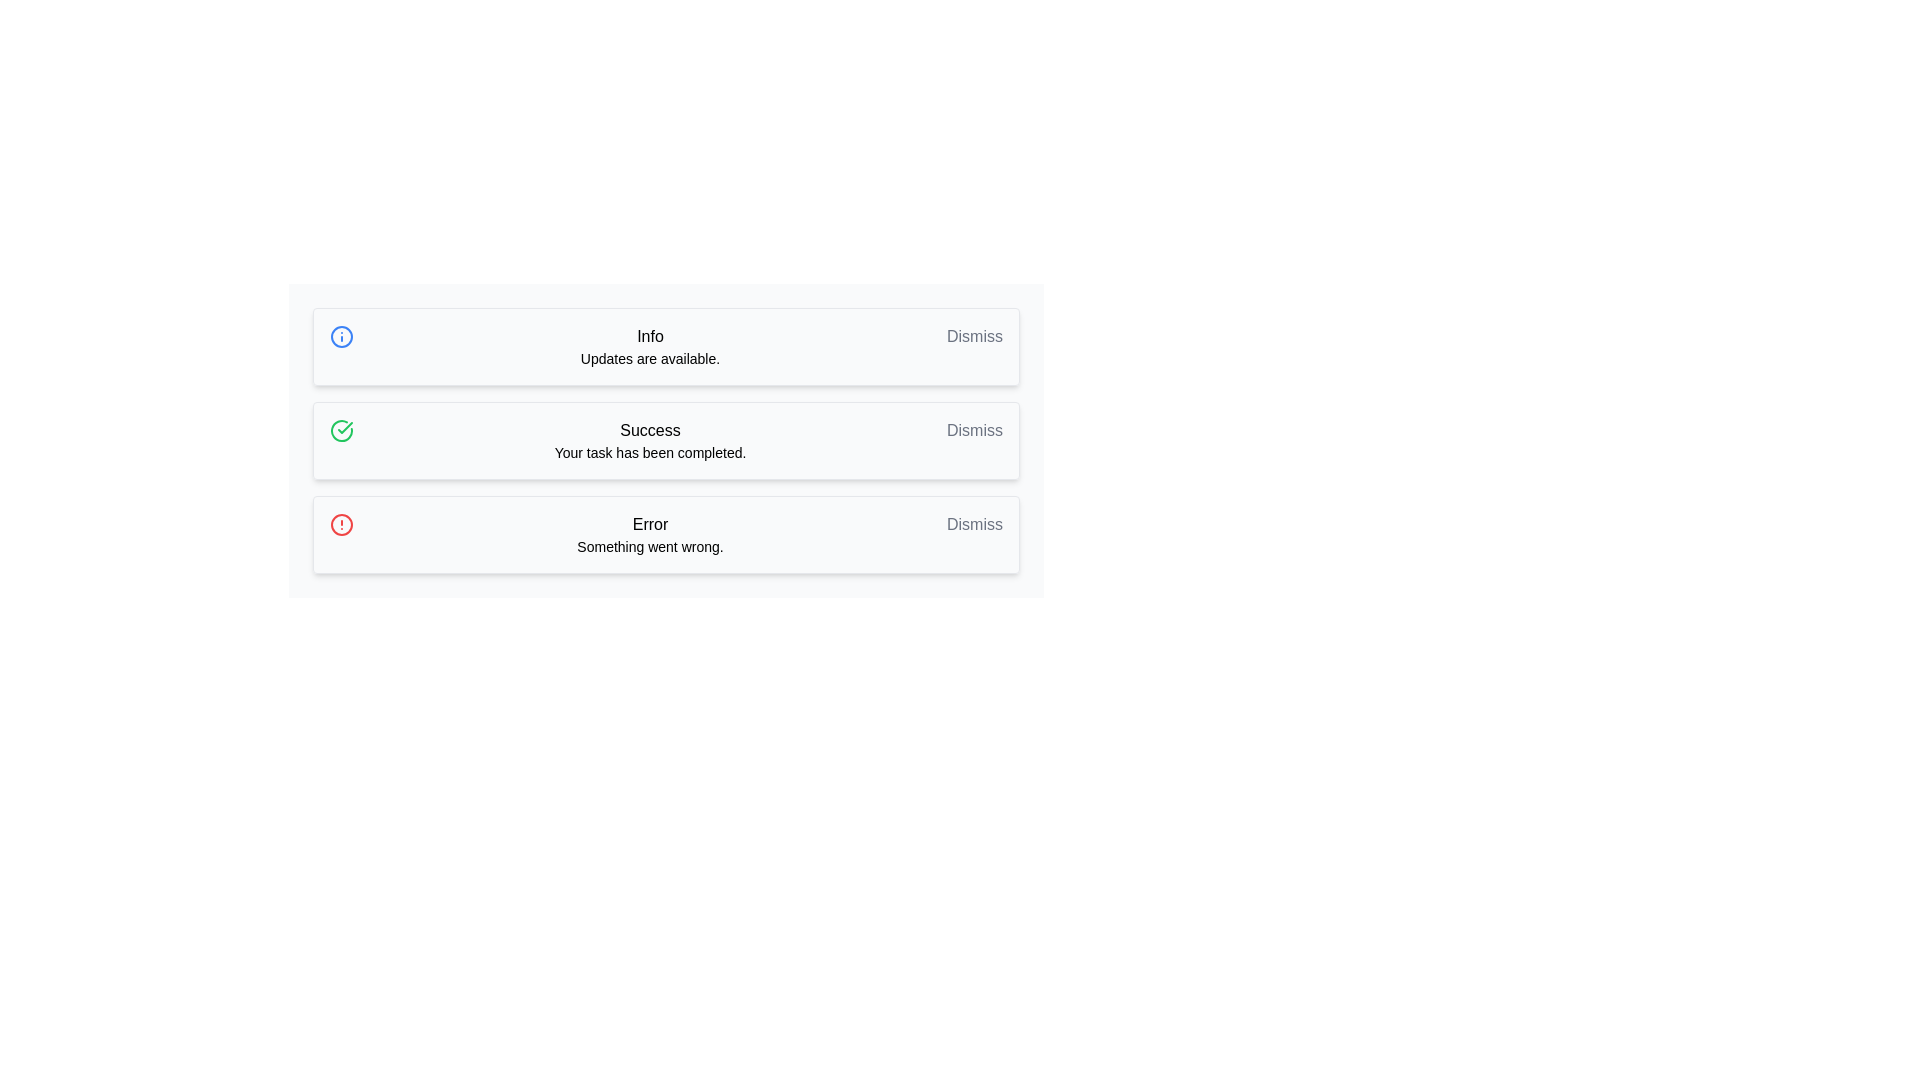  I want to click on the text label that displays 'Success' in bold font, which is centrally aligned within a notification card, so click(650, 439).